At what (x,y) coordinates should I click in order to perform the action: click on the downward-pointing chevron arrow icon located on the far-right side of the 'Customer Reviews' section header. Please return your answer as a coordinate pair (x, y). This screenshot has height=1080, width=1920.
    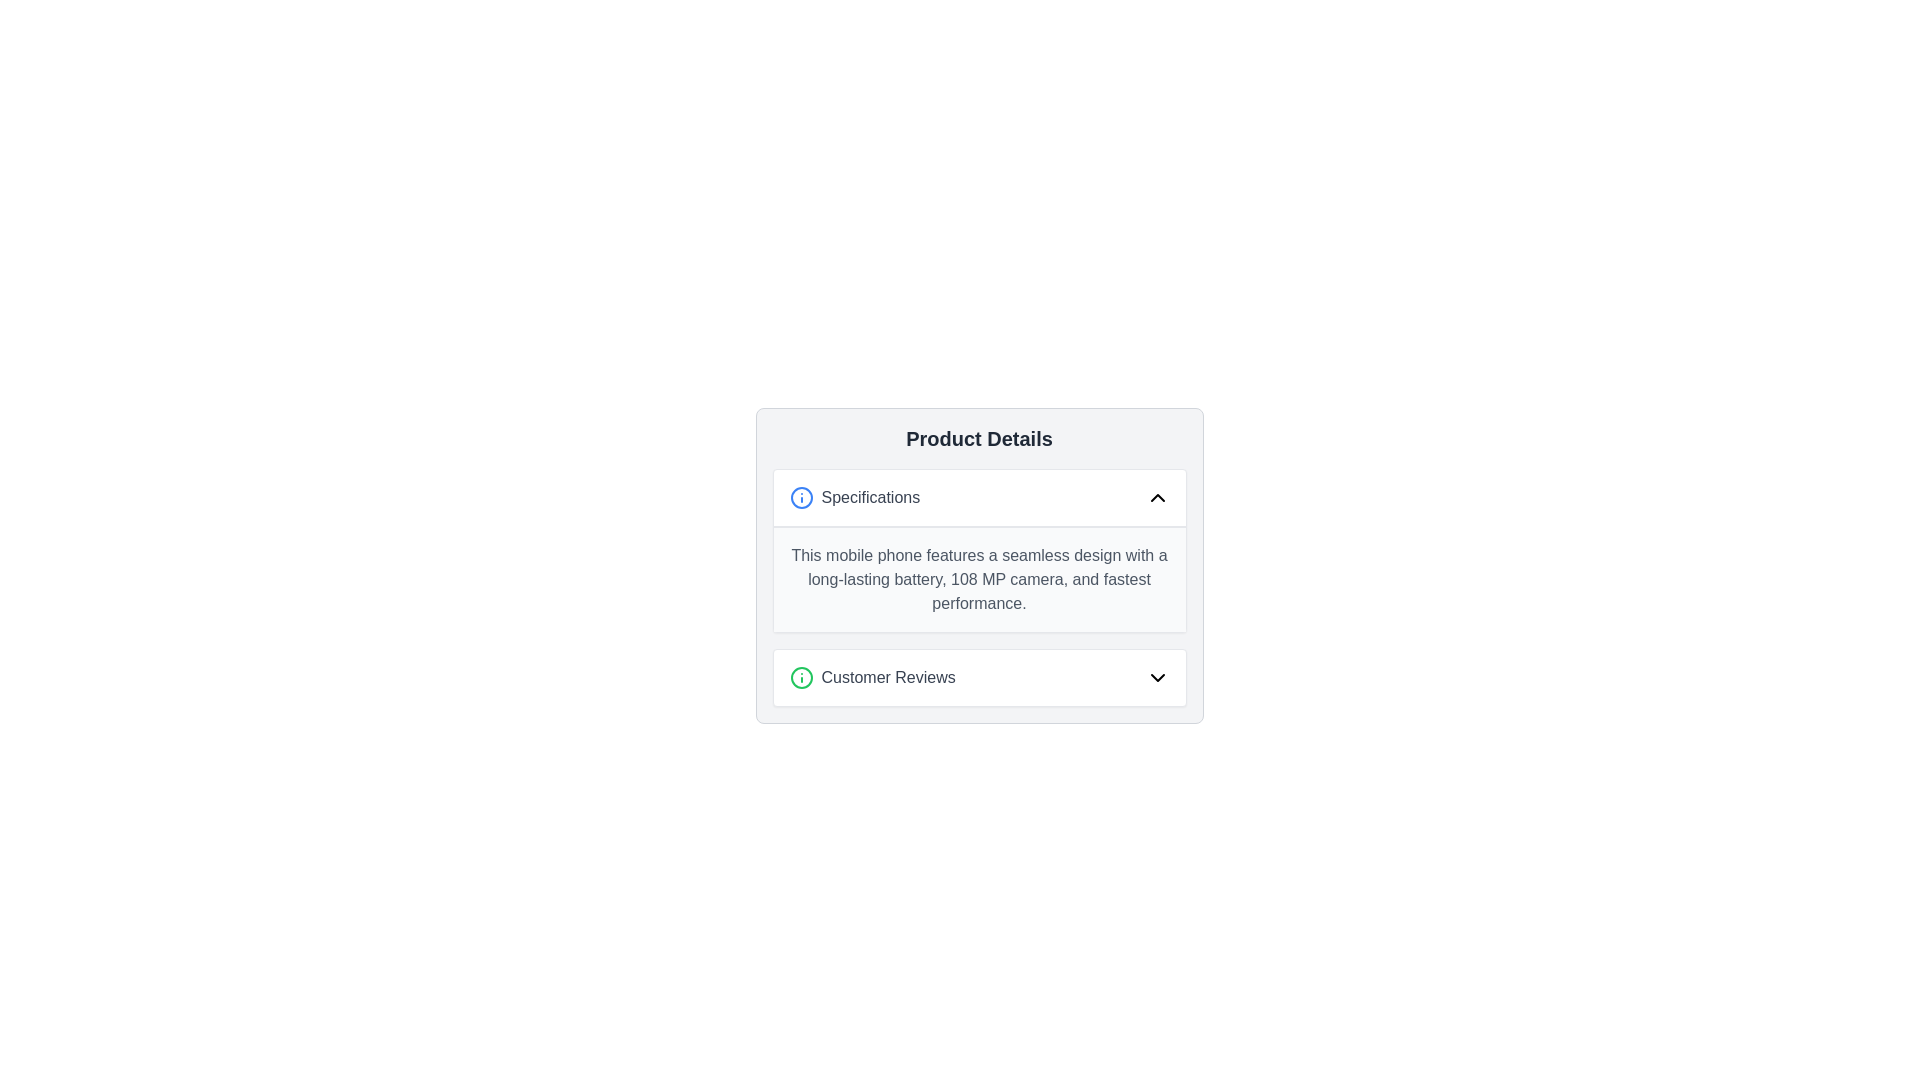
    Looking at the image, I should click on (1157, 677).